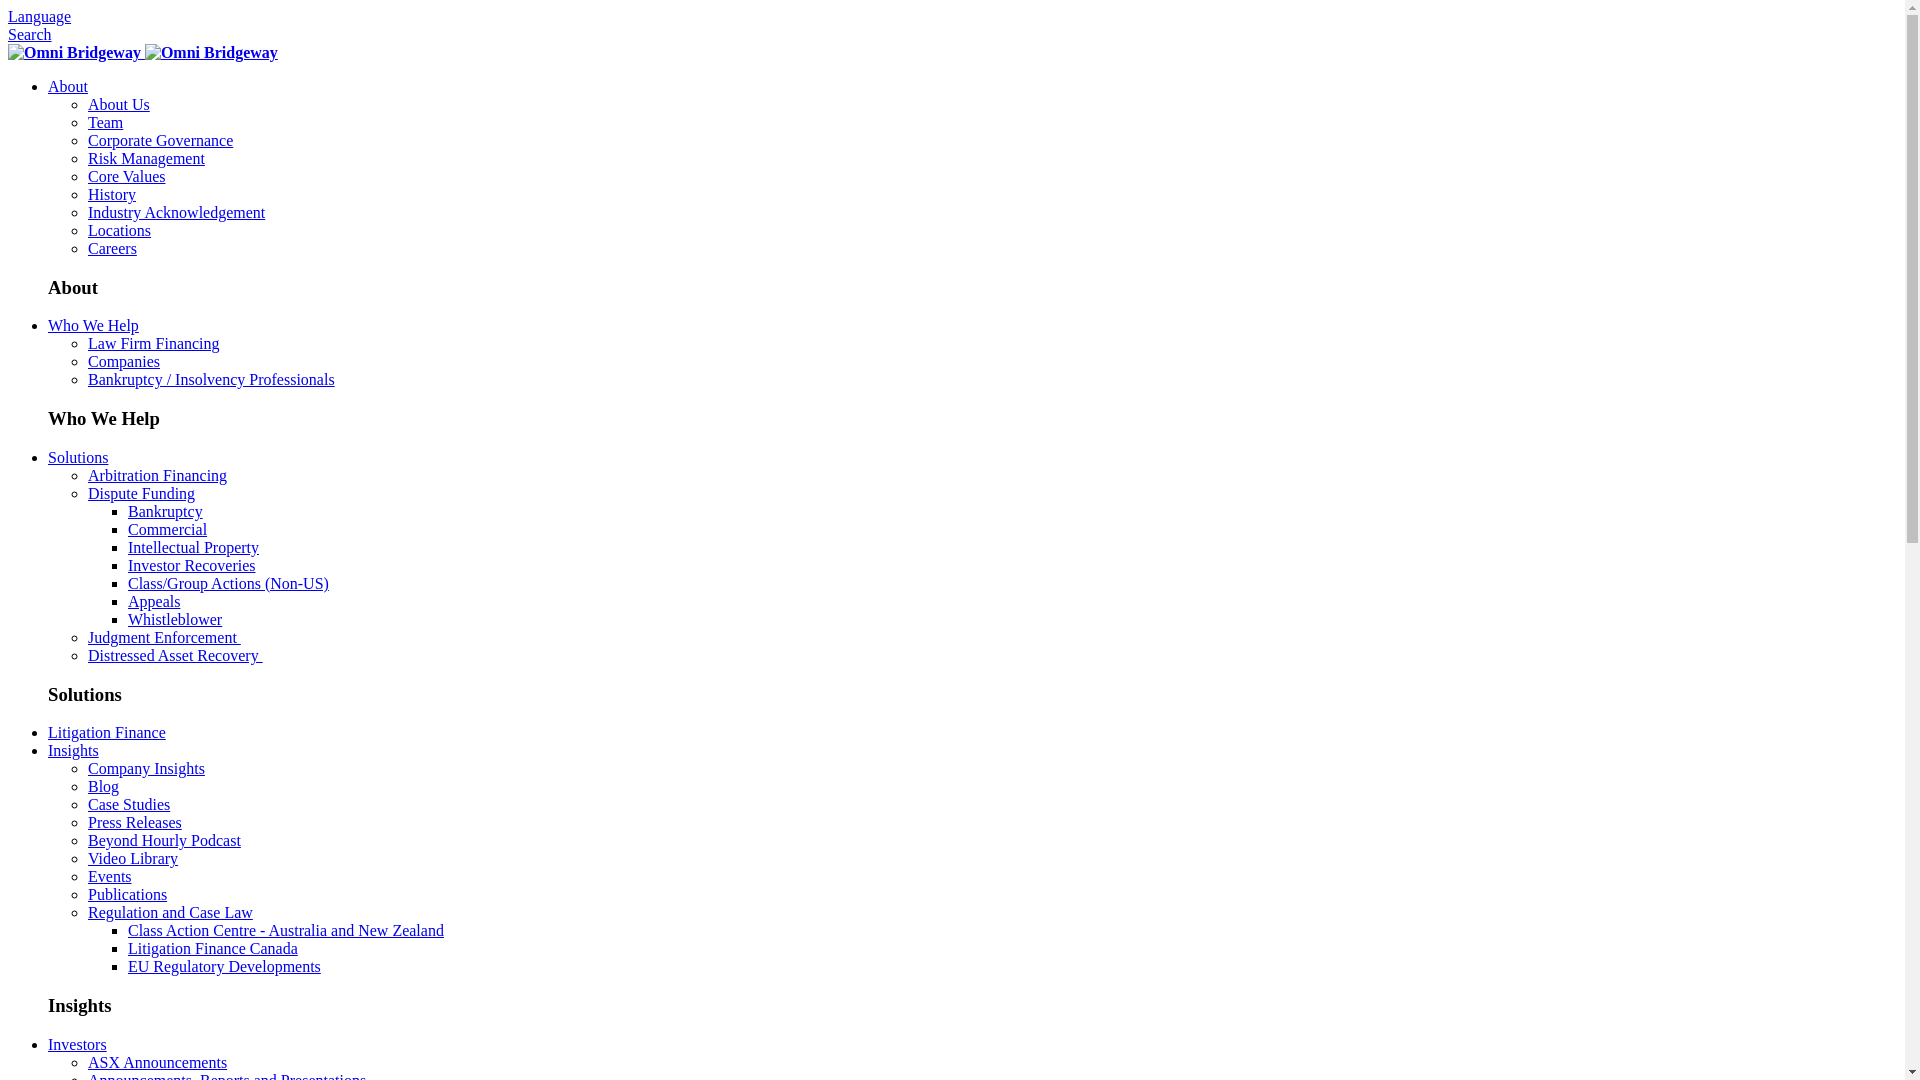  Describe the element at coordinates (118, 229) in the screenshot. I see `'Locations'` at that location.